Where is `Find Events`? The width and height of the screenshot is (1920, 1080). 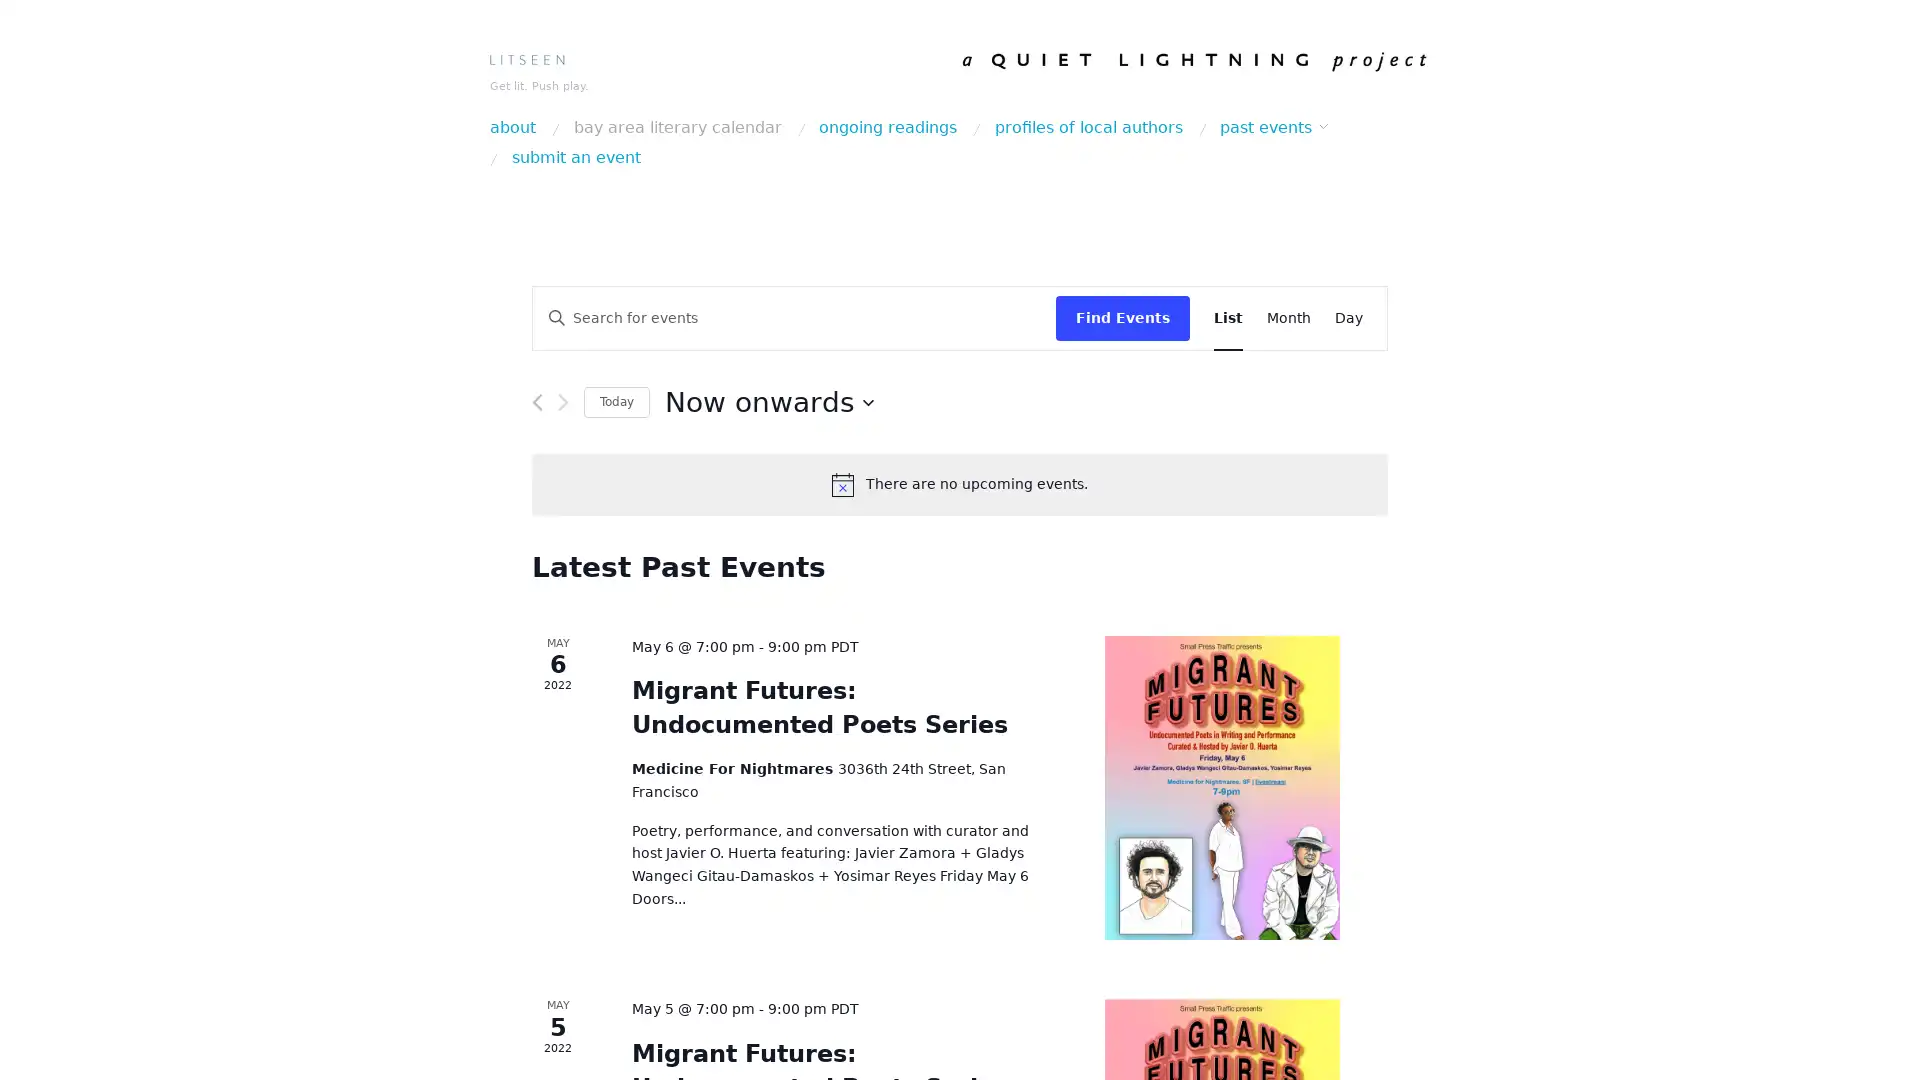
Find Events is located at coordinates (1123, 316).